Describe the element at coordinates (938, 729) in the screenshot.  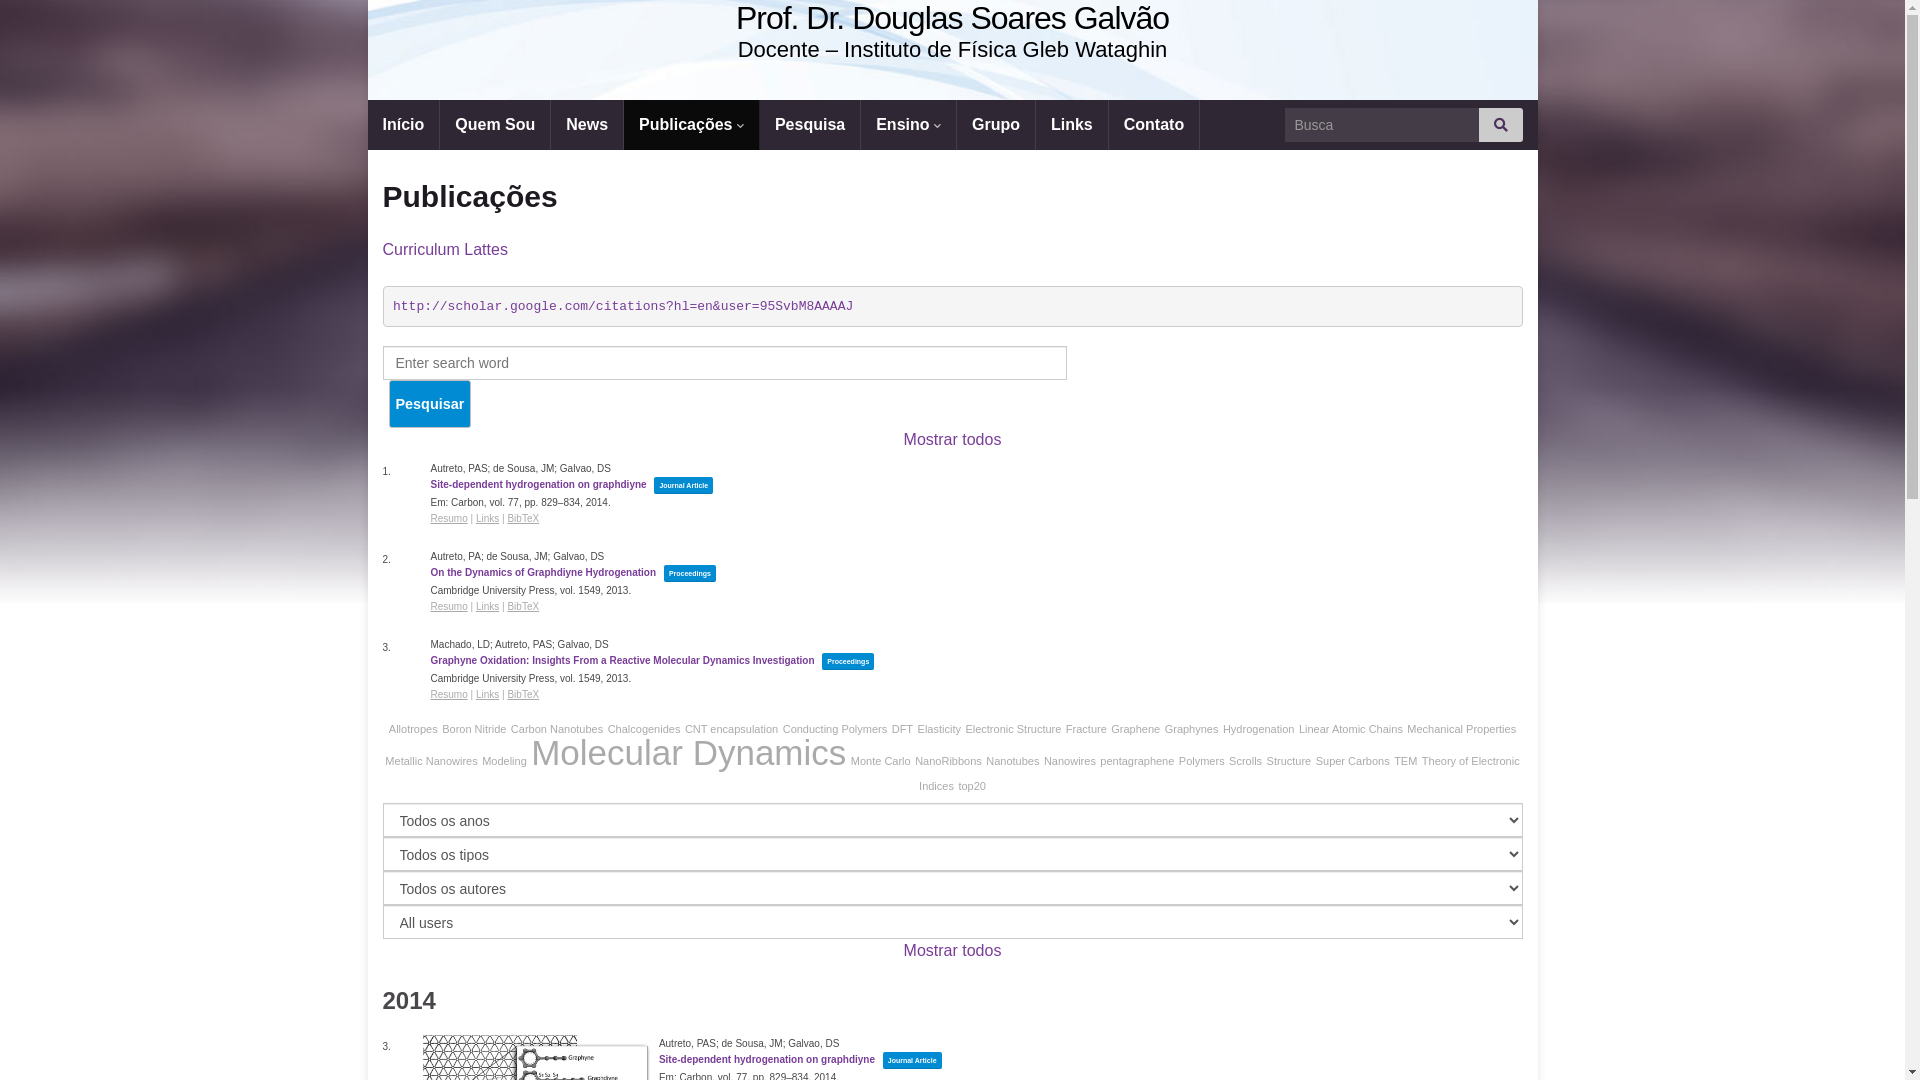
I see `'Elasticity'` at that location.